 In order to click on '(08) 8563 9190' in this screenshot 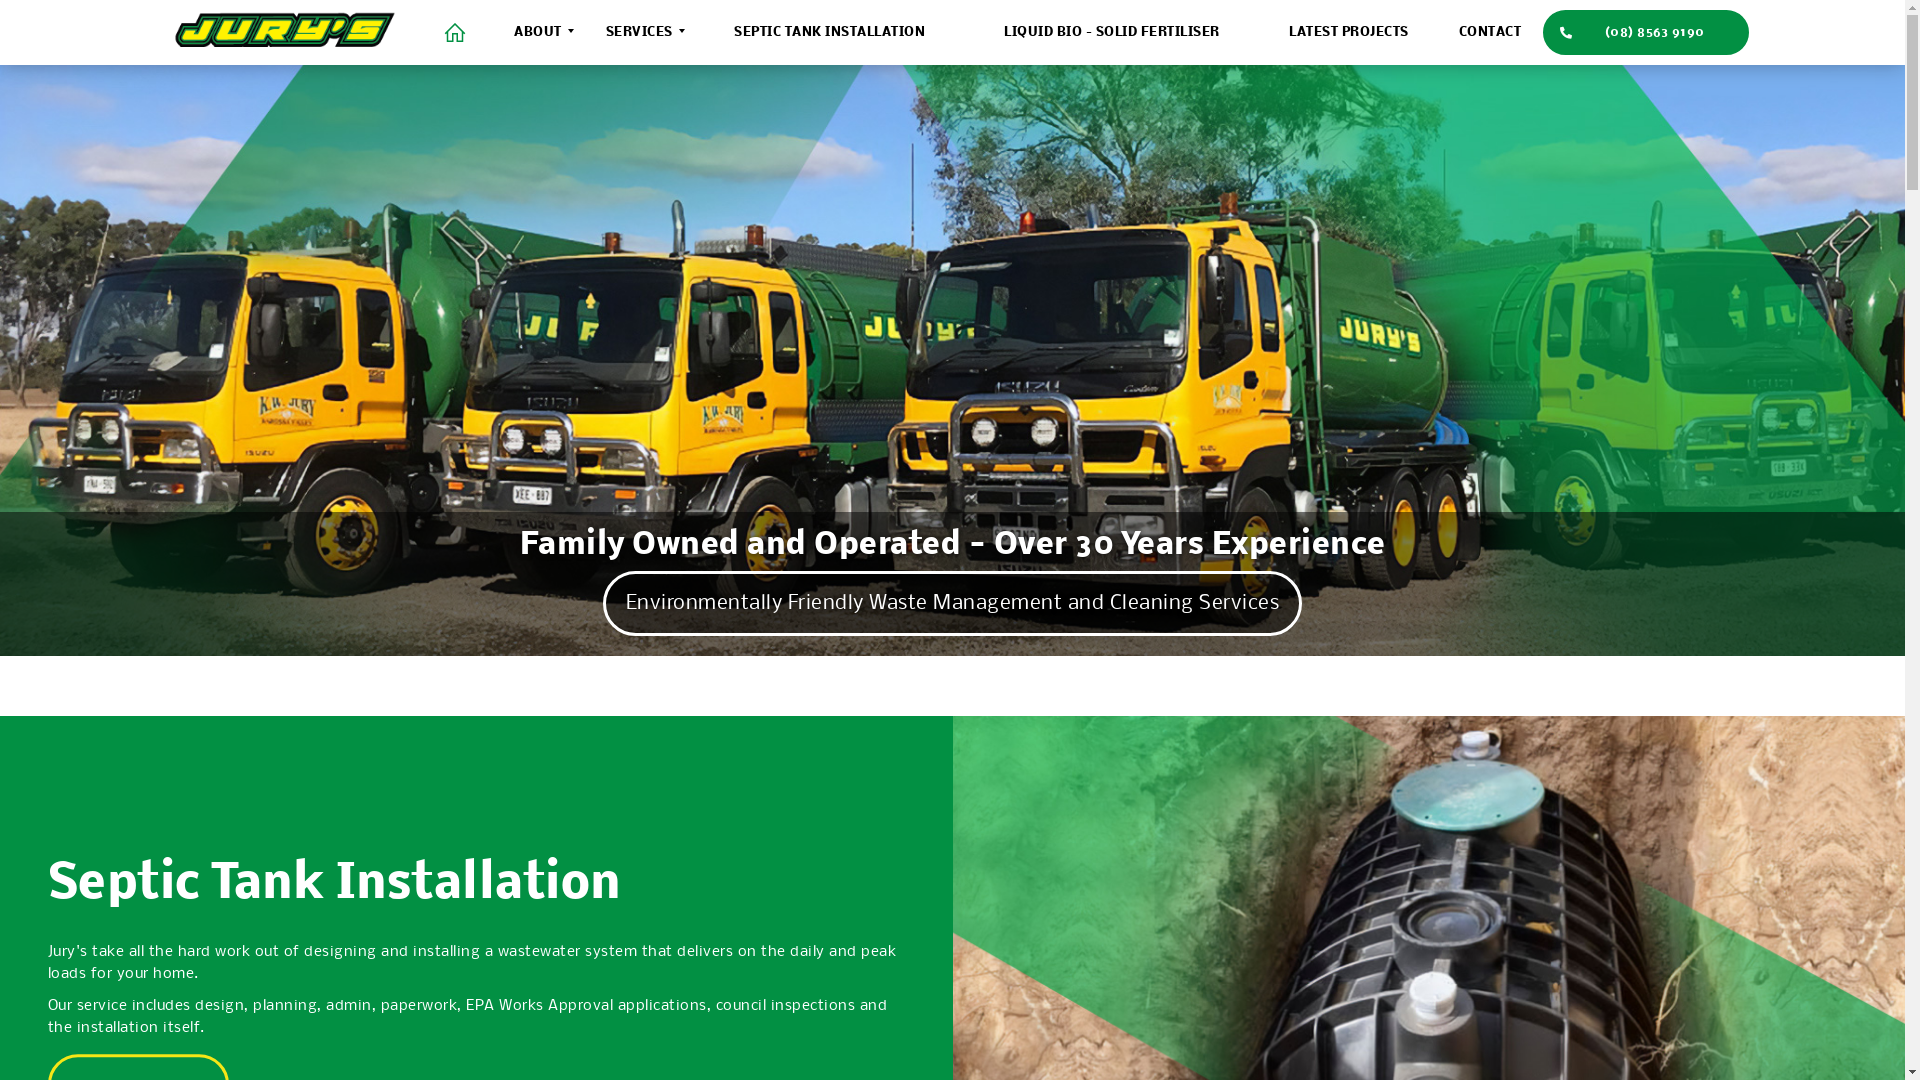, I will do `click(1646, 32)`.